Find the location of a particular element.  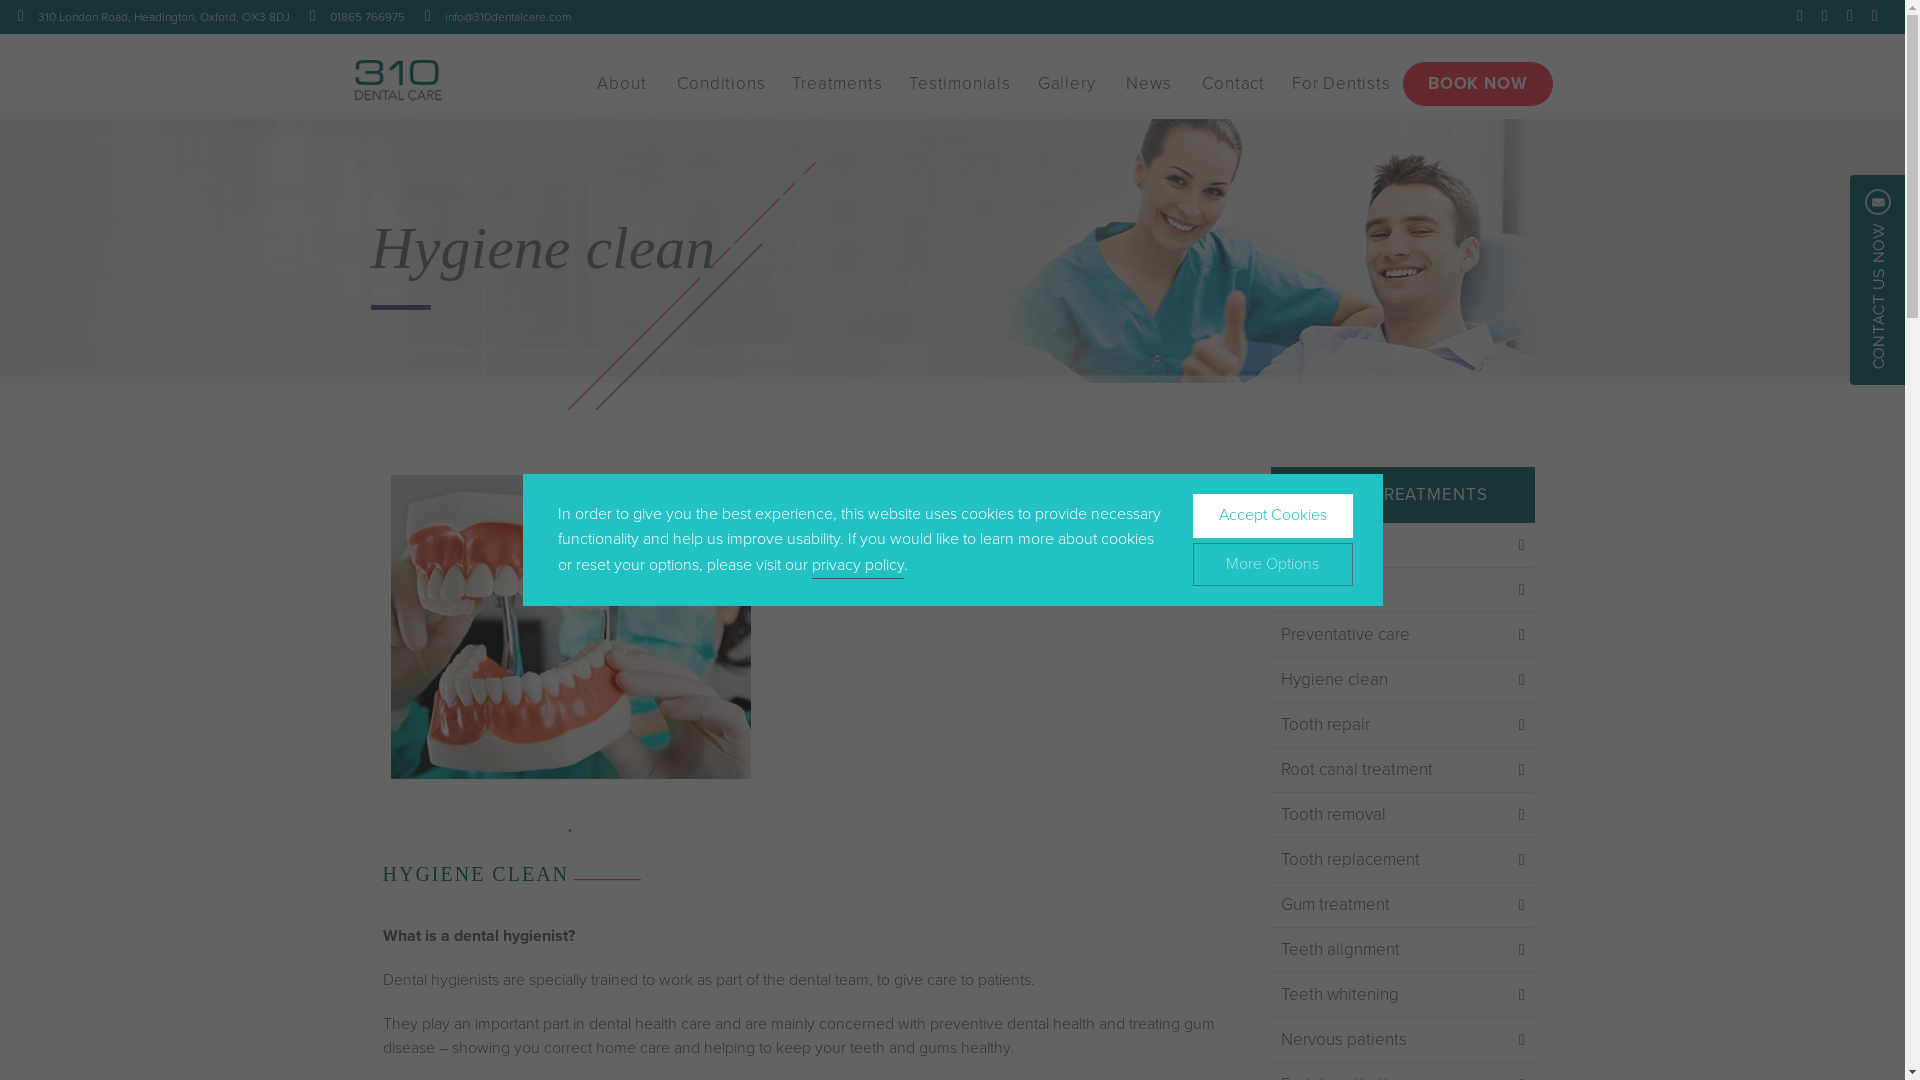

'About' is located at coordinates (580, 88).